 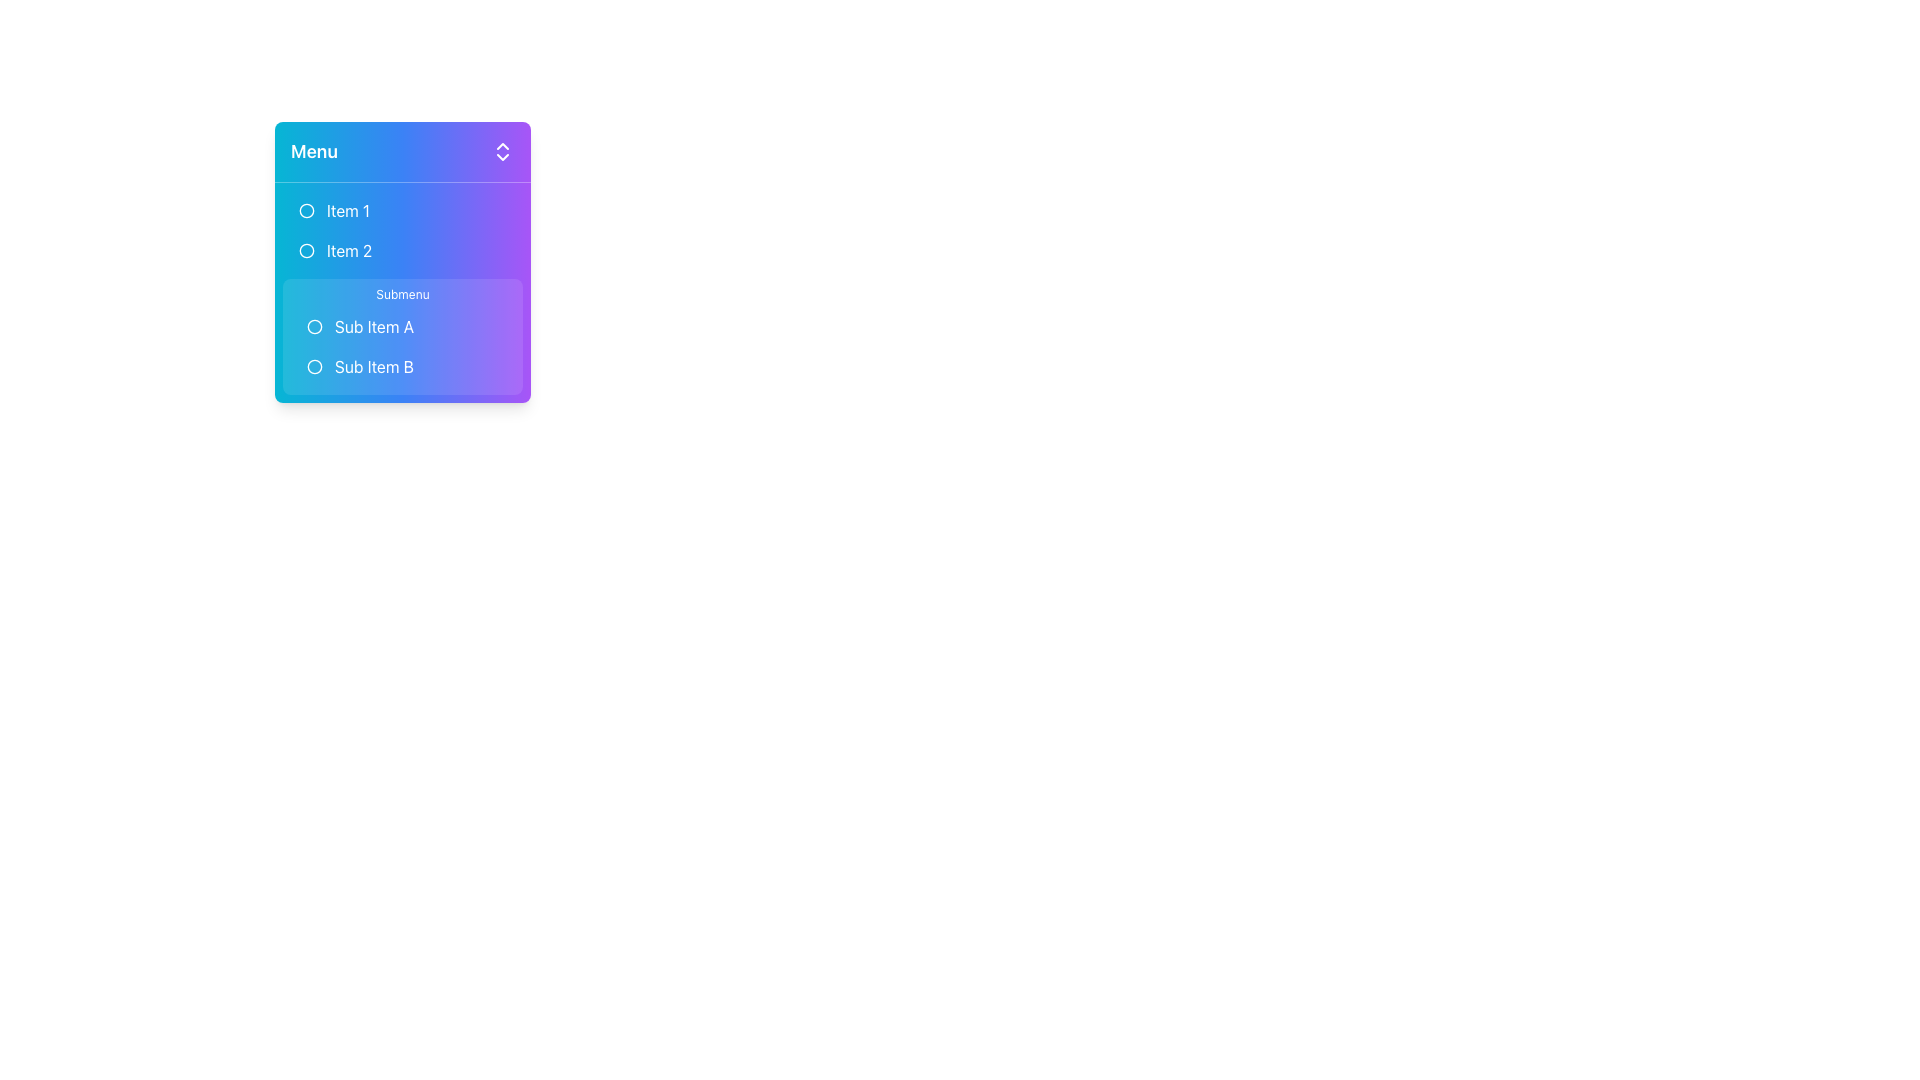 I want to click on the toggle icon located in the top-right corner of the header section labeled 'Menu', so click(x=503, y=150).